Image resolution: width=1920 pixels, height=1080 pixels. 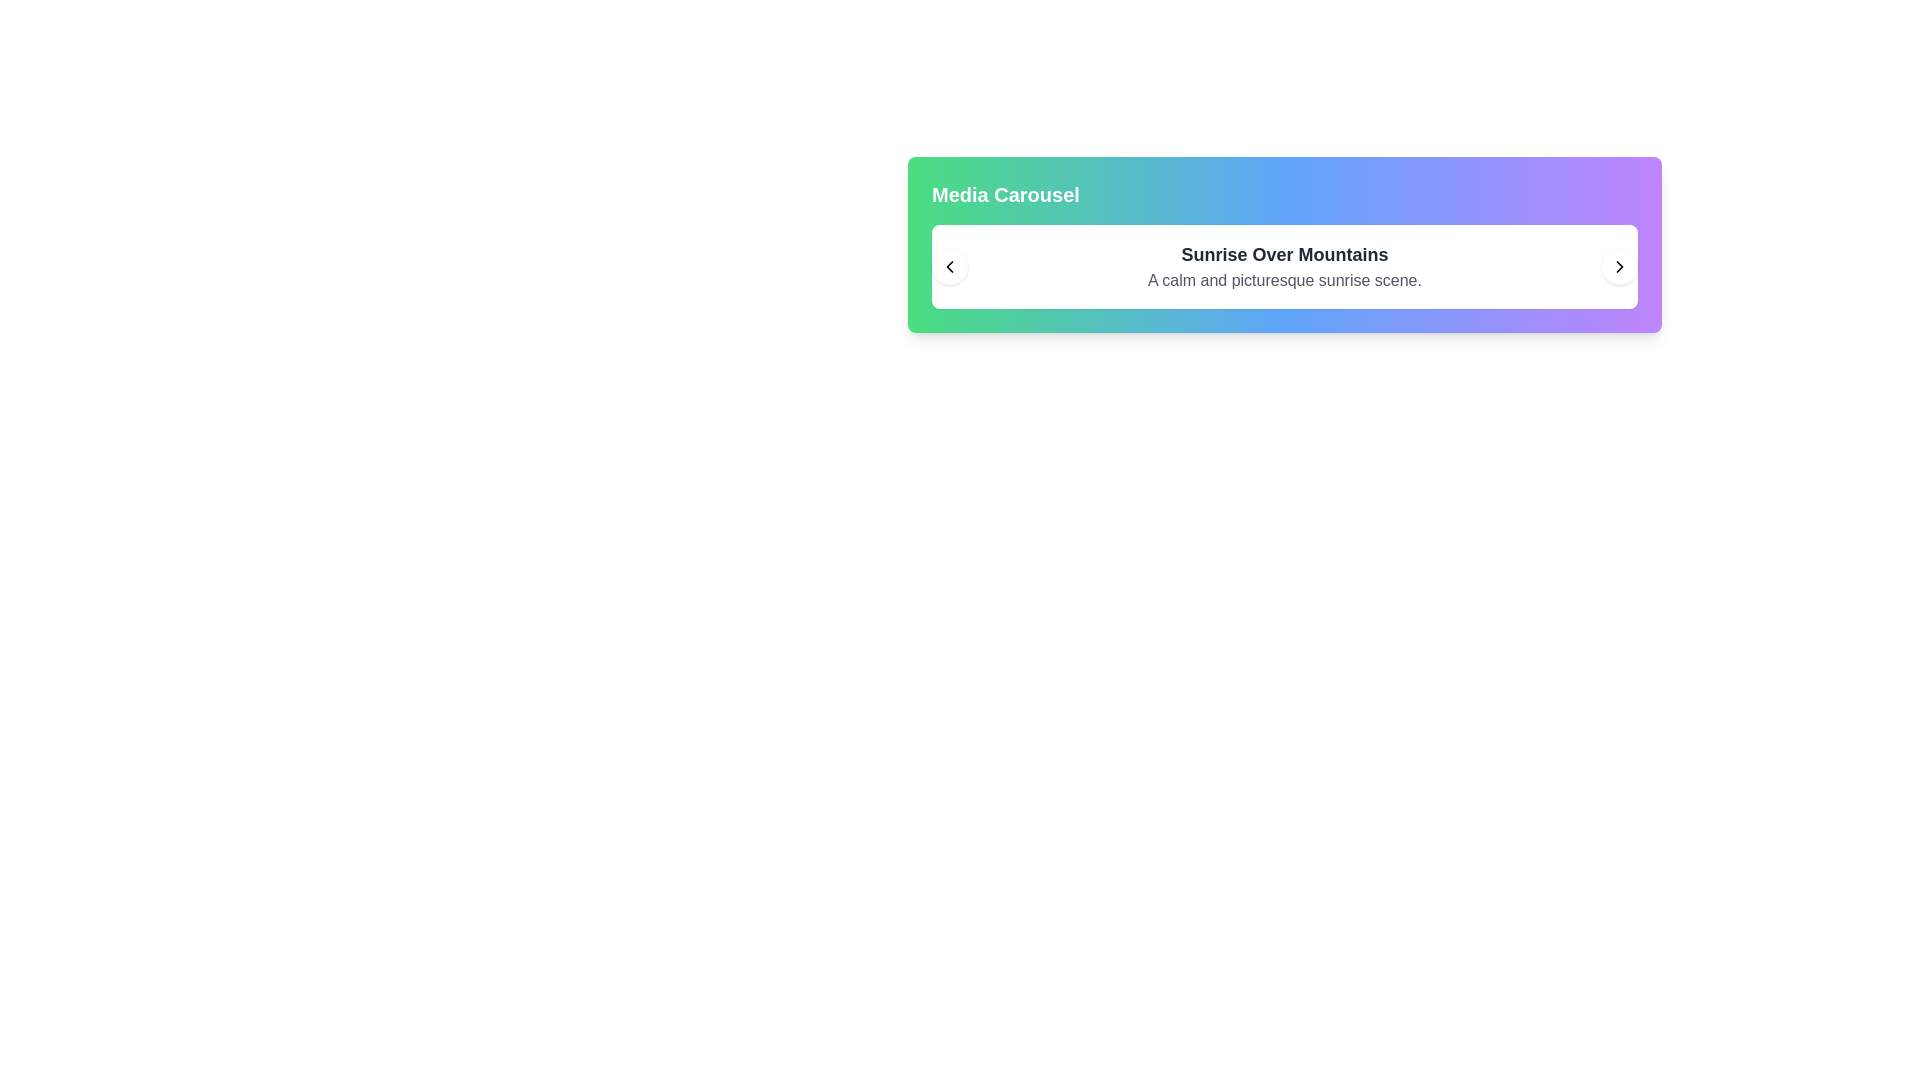 What do you see at coordinates (949, 265) in the screenshot?
I see `the Chevron icon on the left side of the media carousel` at bounding box center [949, 265].